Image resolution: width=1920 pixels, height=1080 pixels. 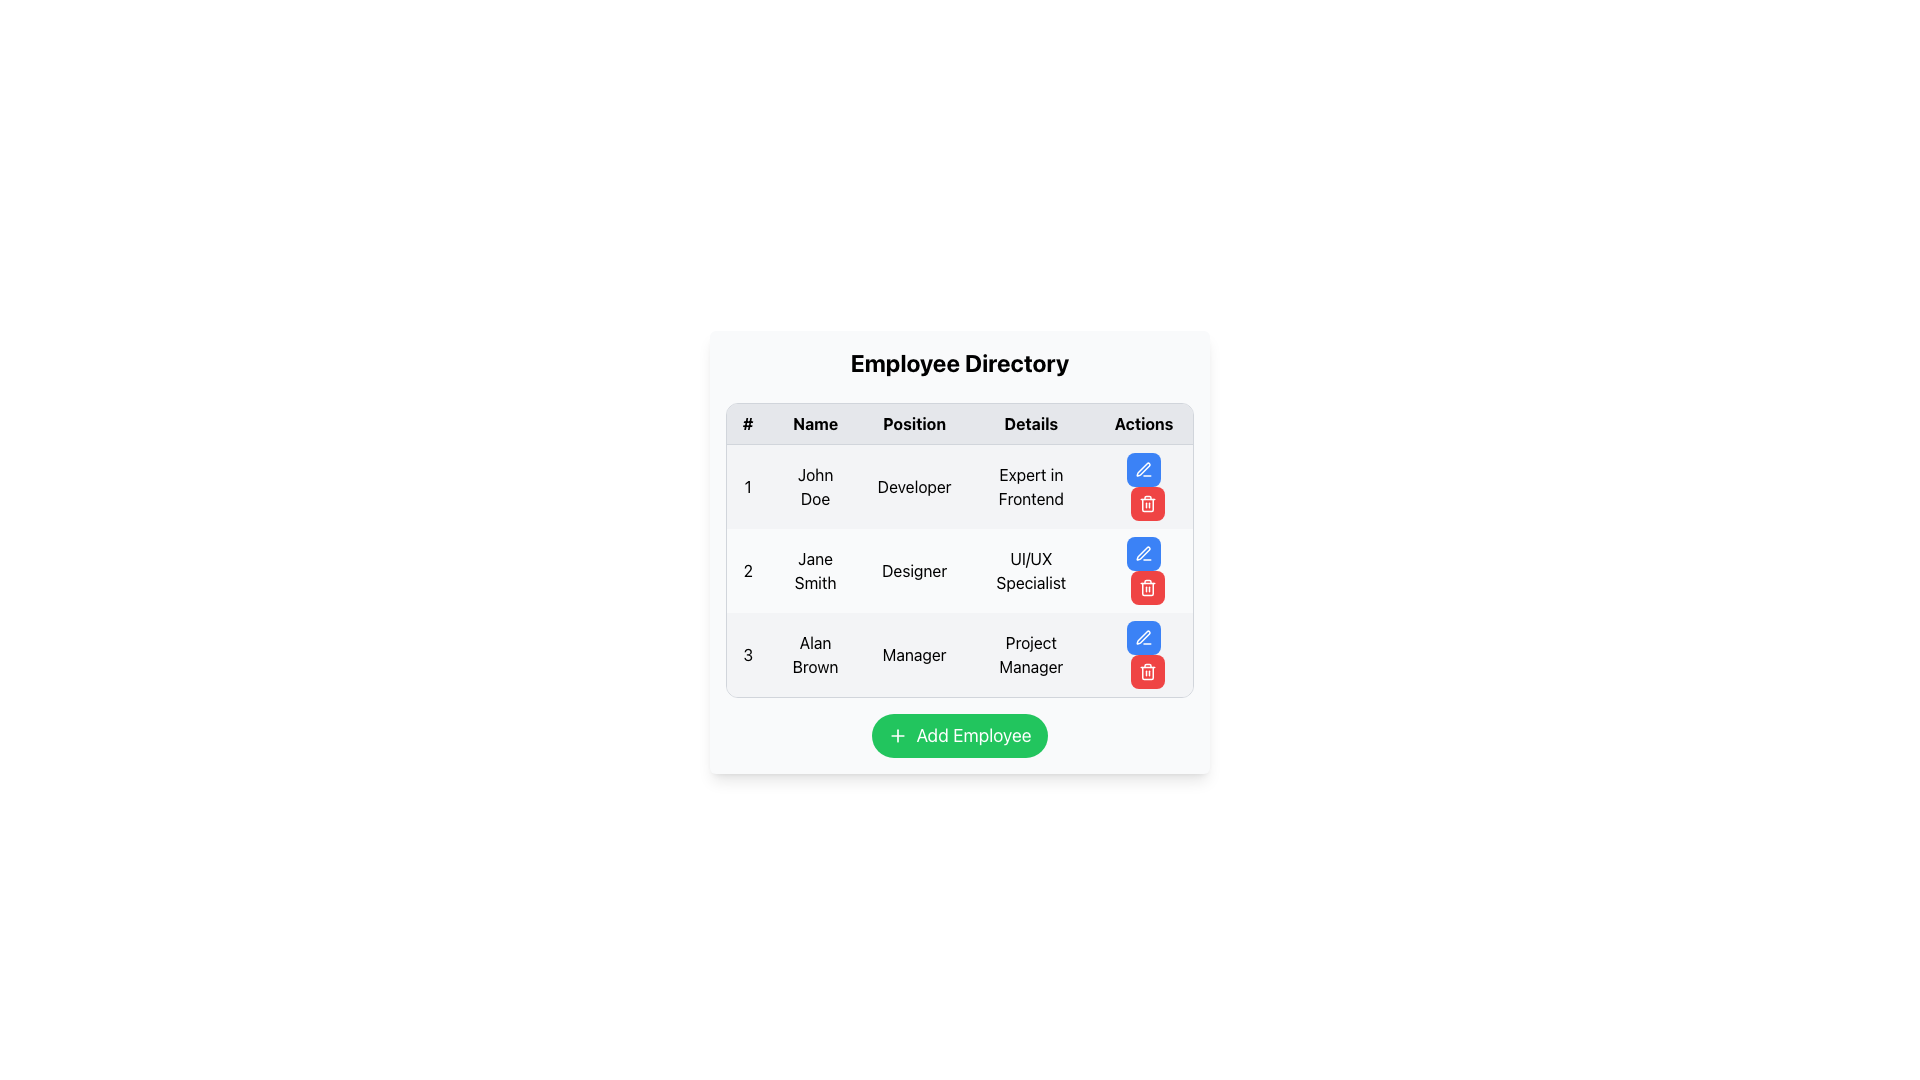 I want to click on the small green circular '+' icon located to the left of the 'Add Employee' button at the center bottom of the interface, so click(x=897, y=736).